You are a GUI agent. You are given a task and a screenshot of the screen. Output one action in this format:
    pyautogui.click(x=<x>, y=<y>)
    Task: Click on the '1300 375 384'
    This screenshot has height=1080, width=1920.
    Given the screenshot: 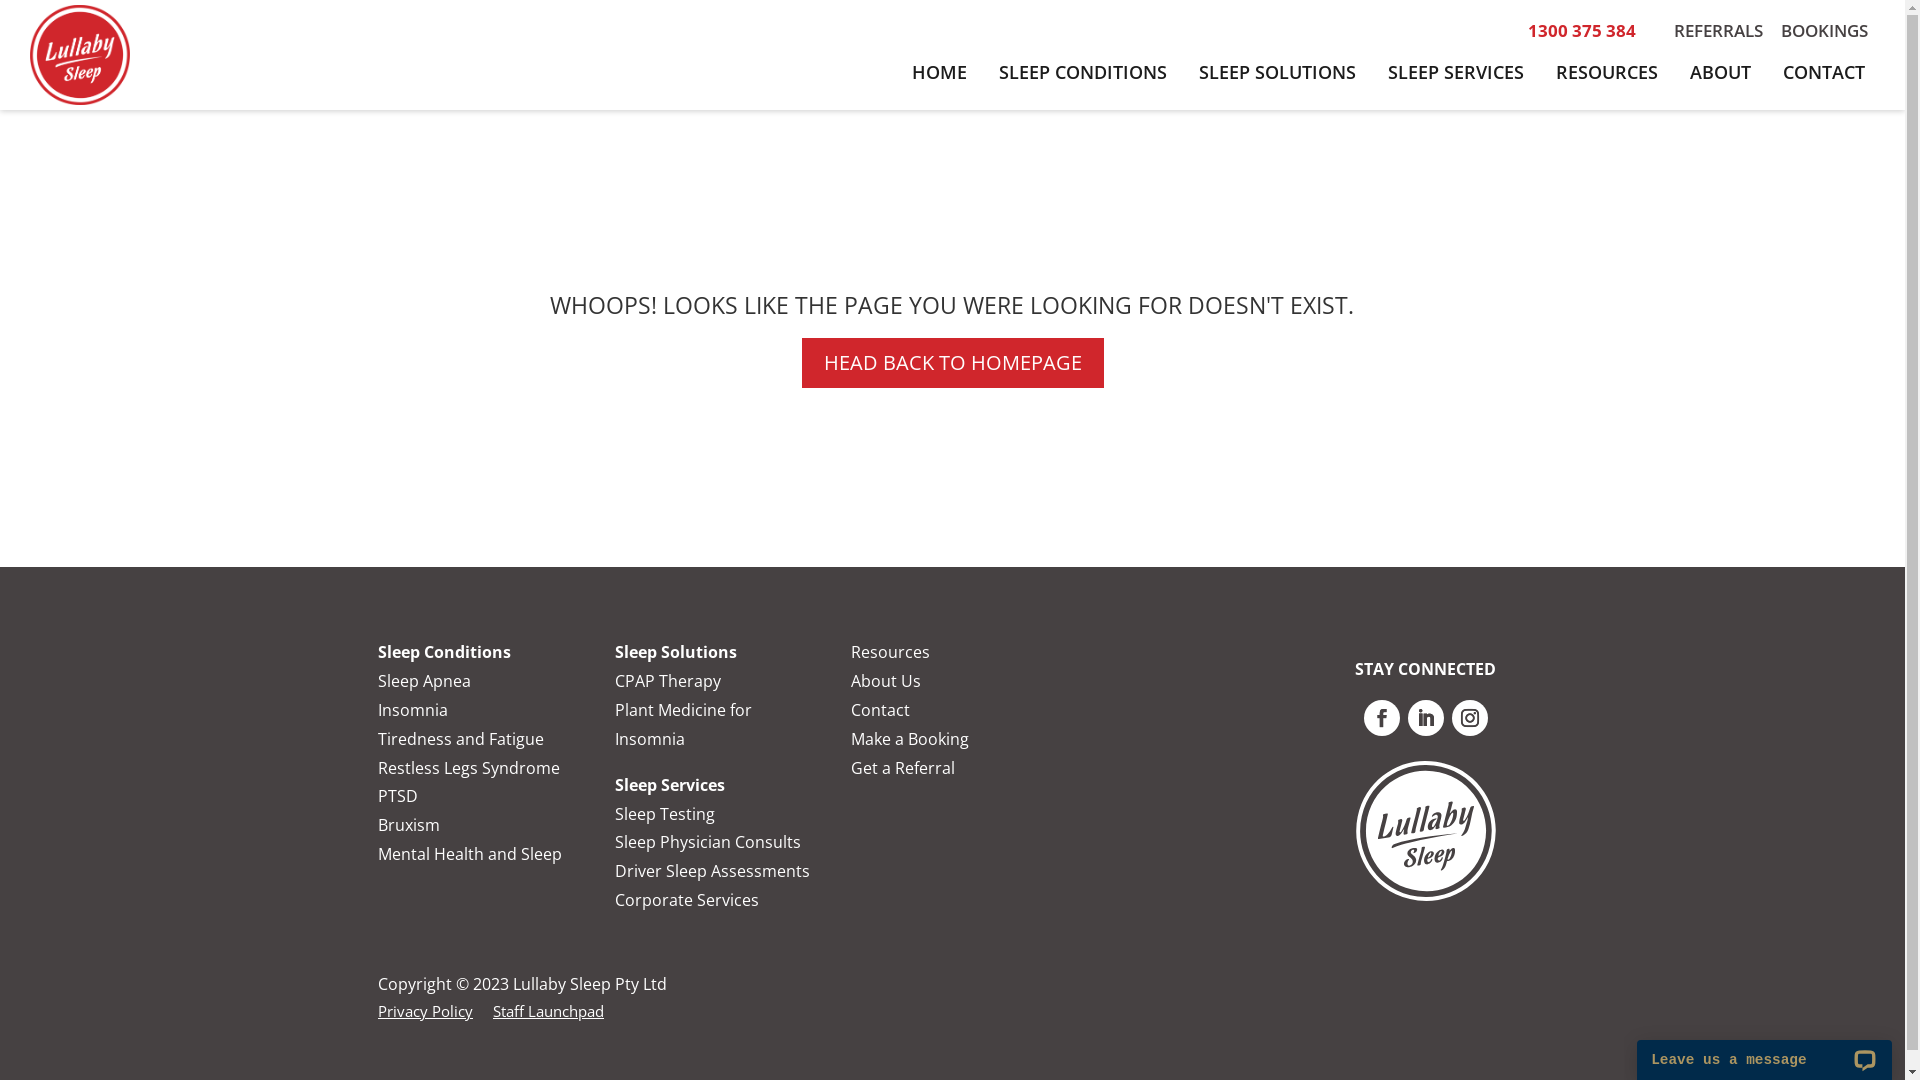 What is the action you would take?
    pyautogui.click(x=1581, y=30)
    